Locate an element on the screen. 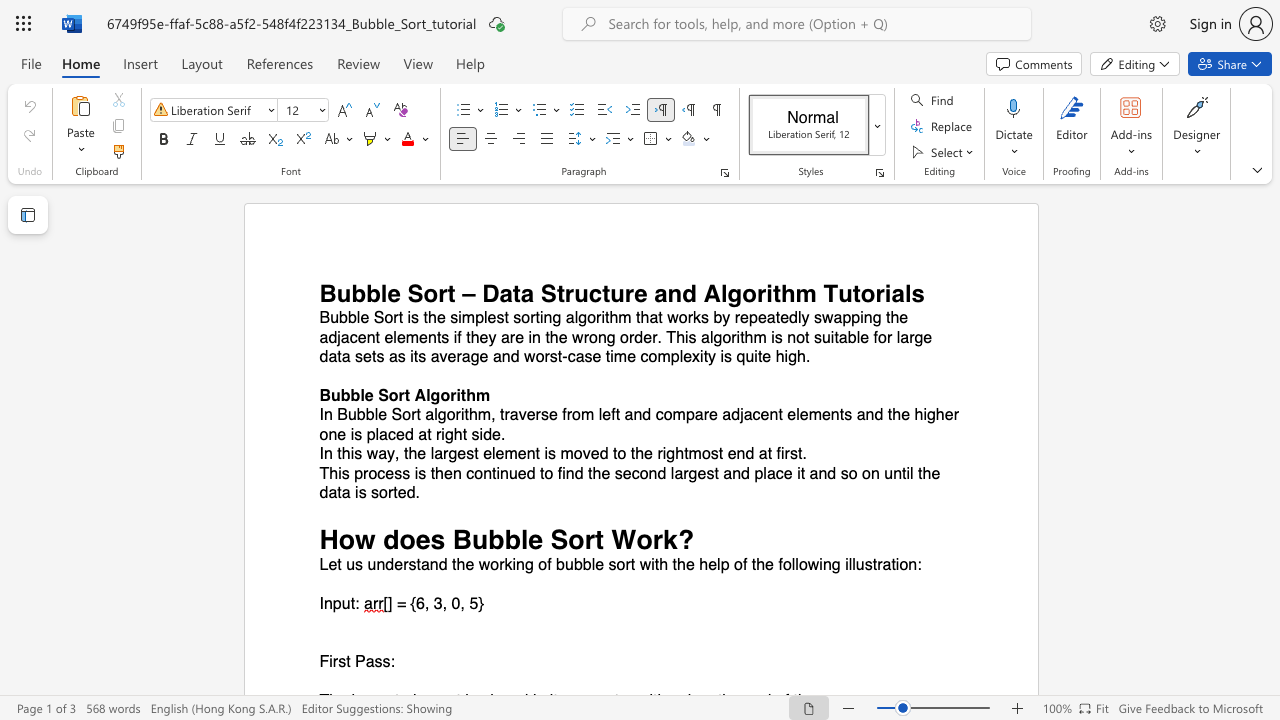 This screenshot has width=1280, height=720. the 3th character "s" in the text is located at coordinates (386, 662).